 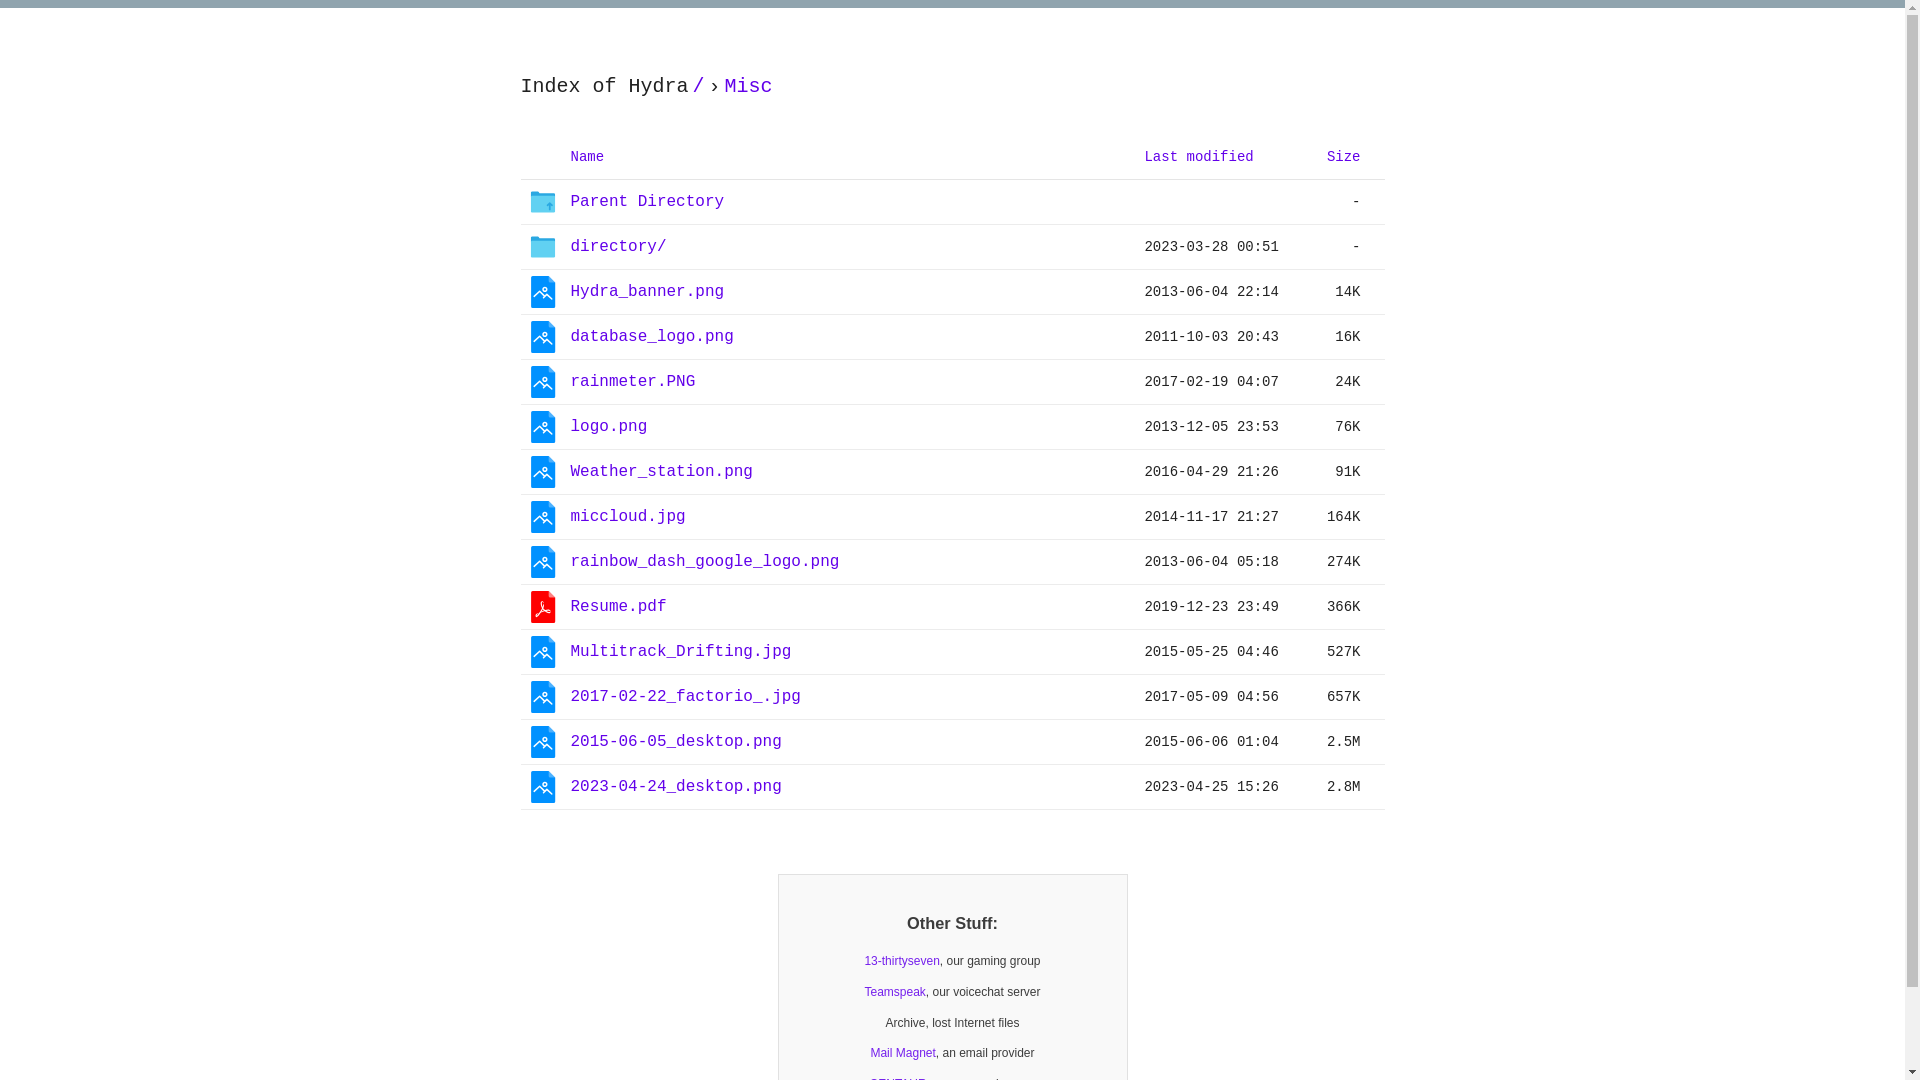 What do you see at coordinates (617, 606) in the screenshot?
I see `'Resume.pdf'` at bounding box center [617, 606].